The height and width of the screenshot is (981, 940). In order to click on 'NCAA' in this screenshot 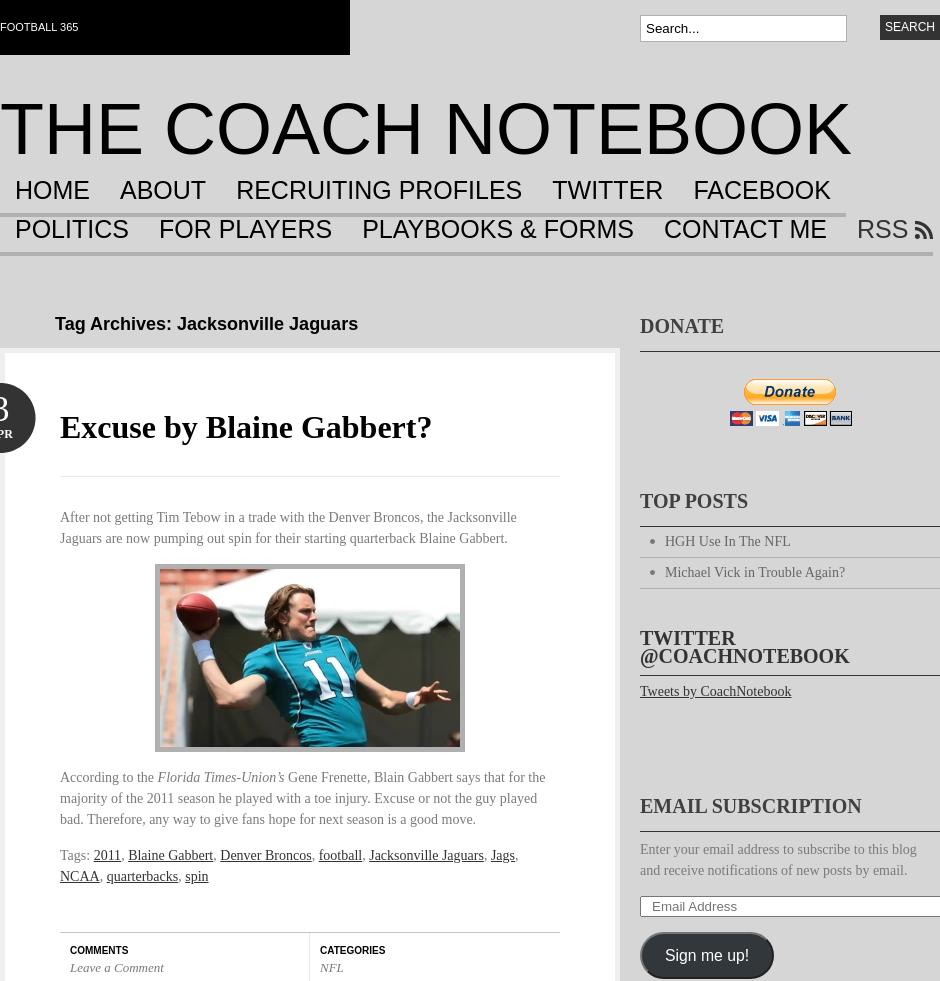, I will do `click(79, 876)`.